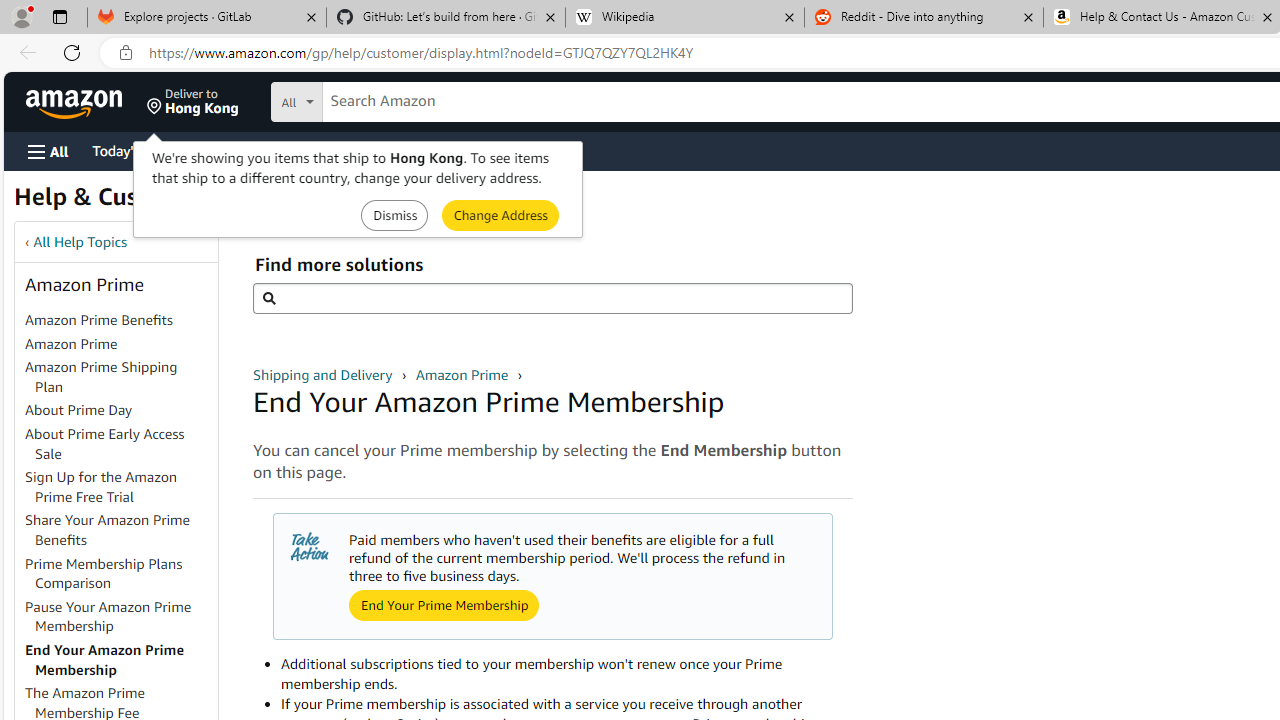 The image size is (1280, 720). Describe the element at coordinates (119, 320) in the screenshot. I see `'Amazon Prime Benefits'` at that location.